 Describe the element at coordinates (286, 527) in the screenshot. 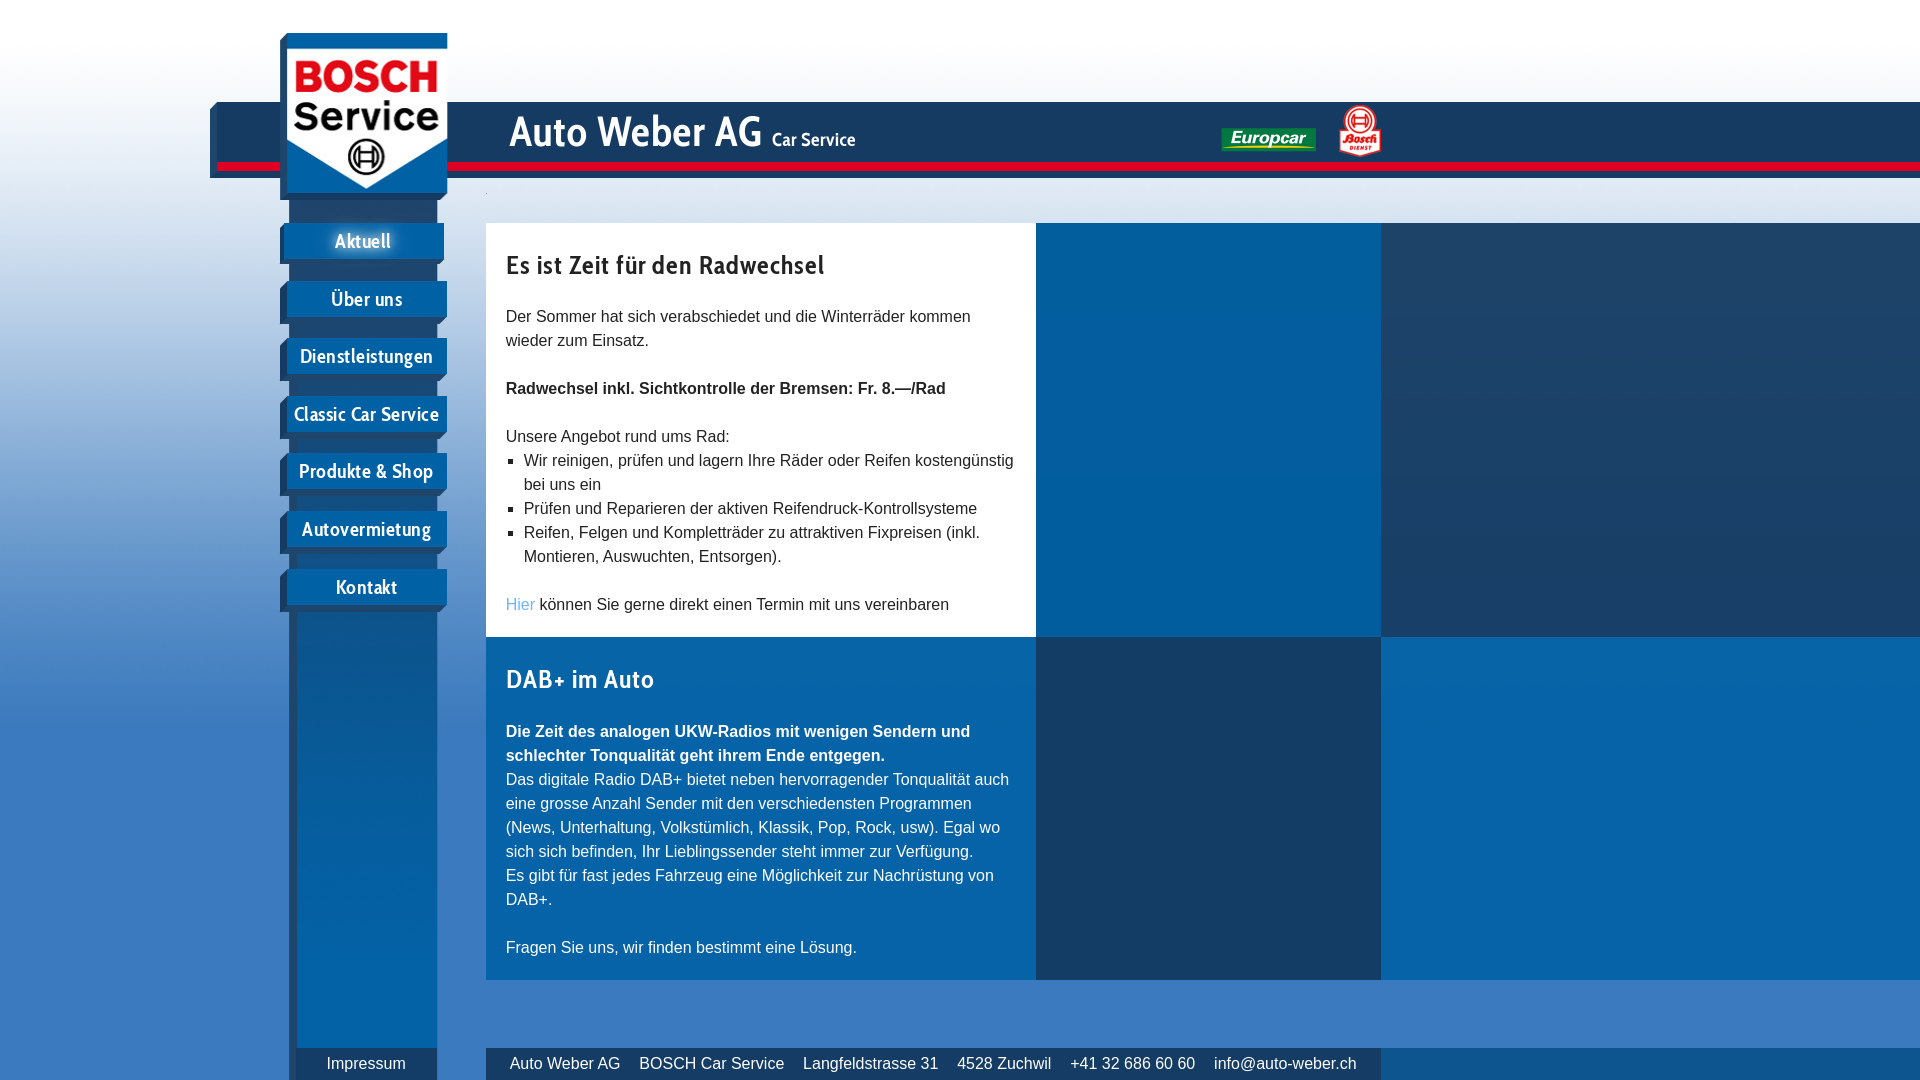

I see `'Autovermietung'` at that location.